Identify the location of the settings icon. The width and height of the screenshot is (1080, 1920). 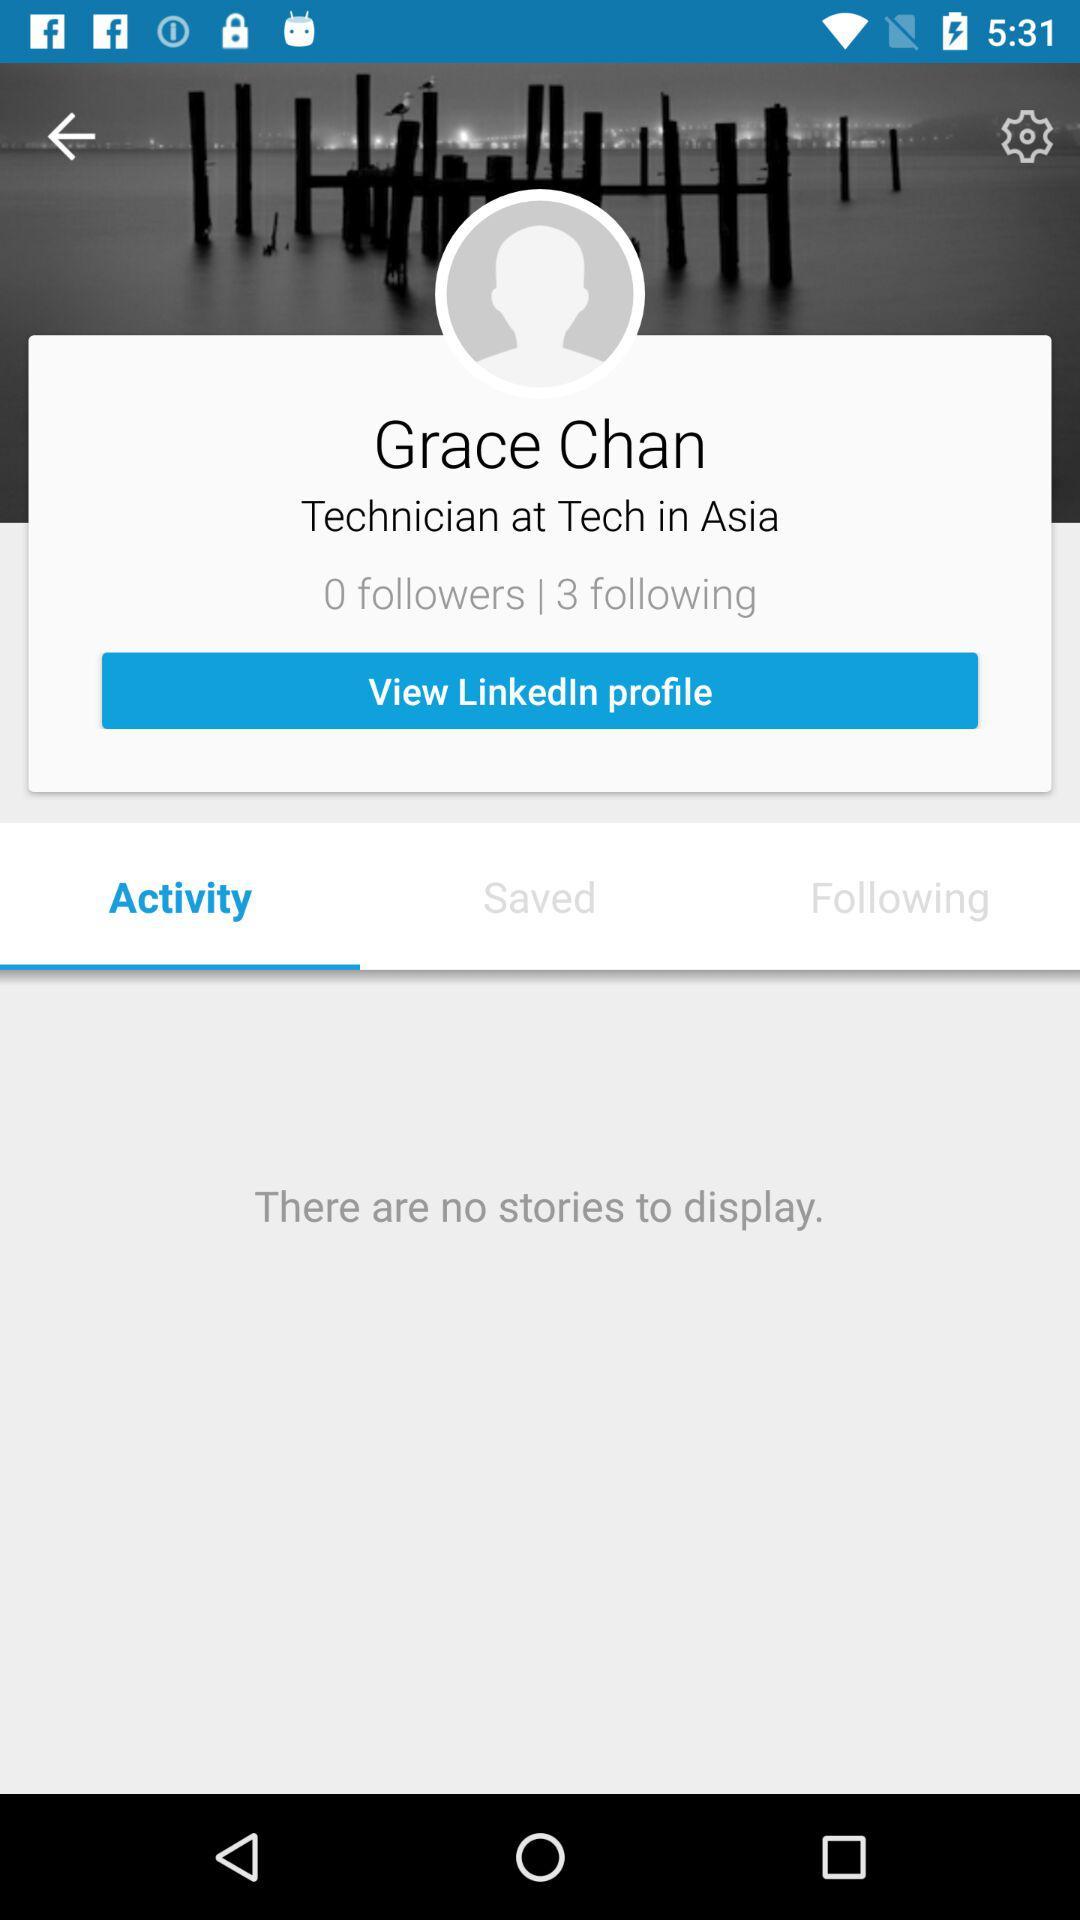
(1024, 135).